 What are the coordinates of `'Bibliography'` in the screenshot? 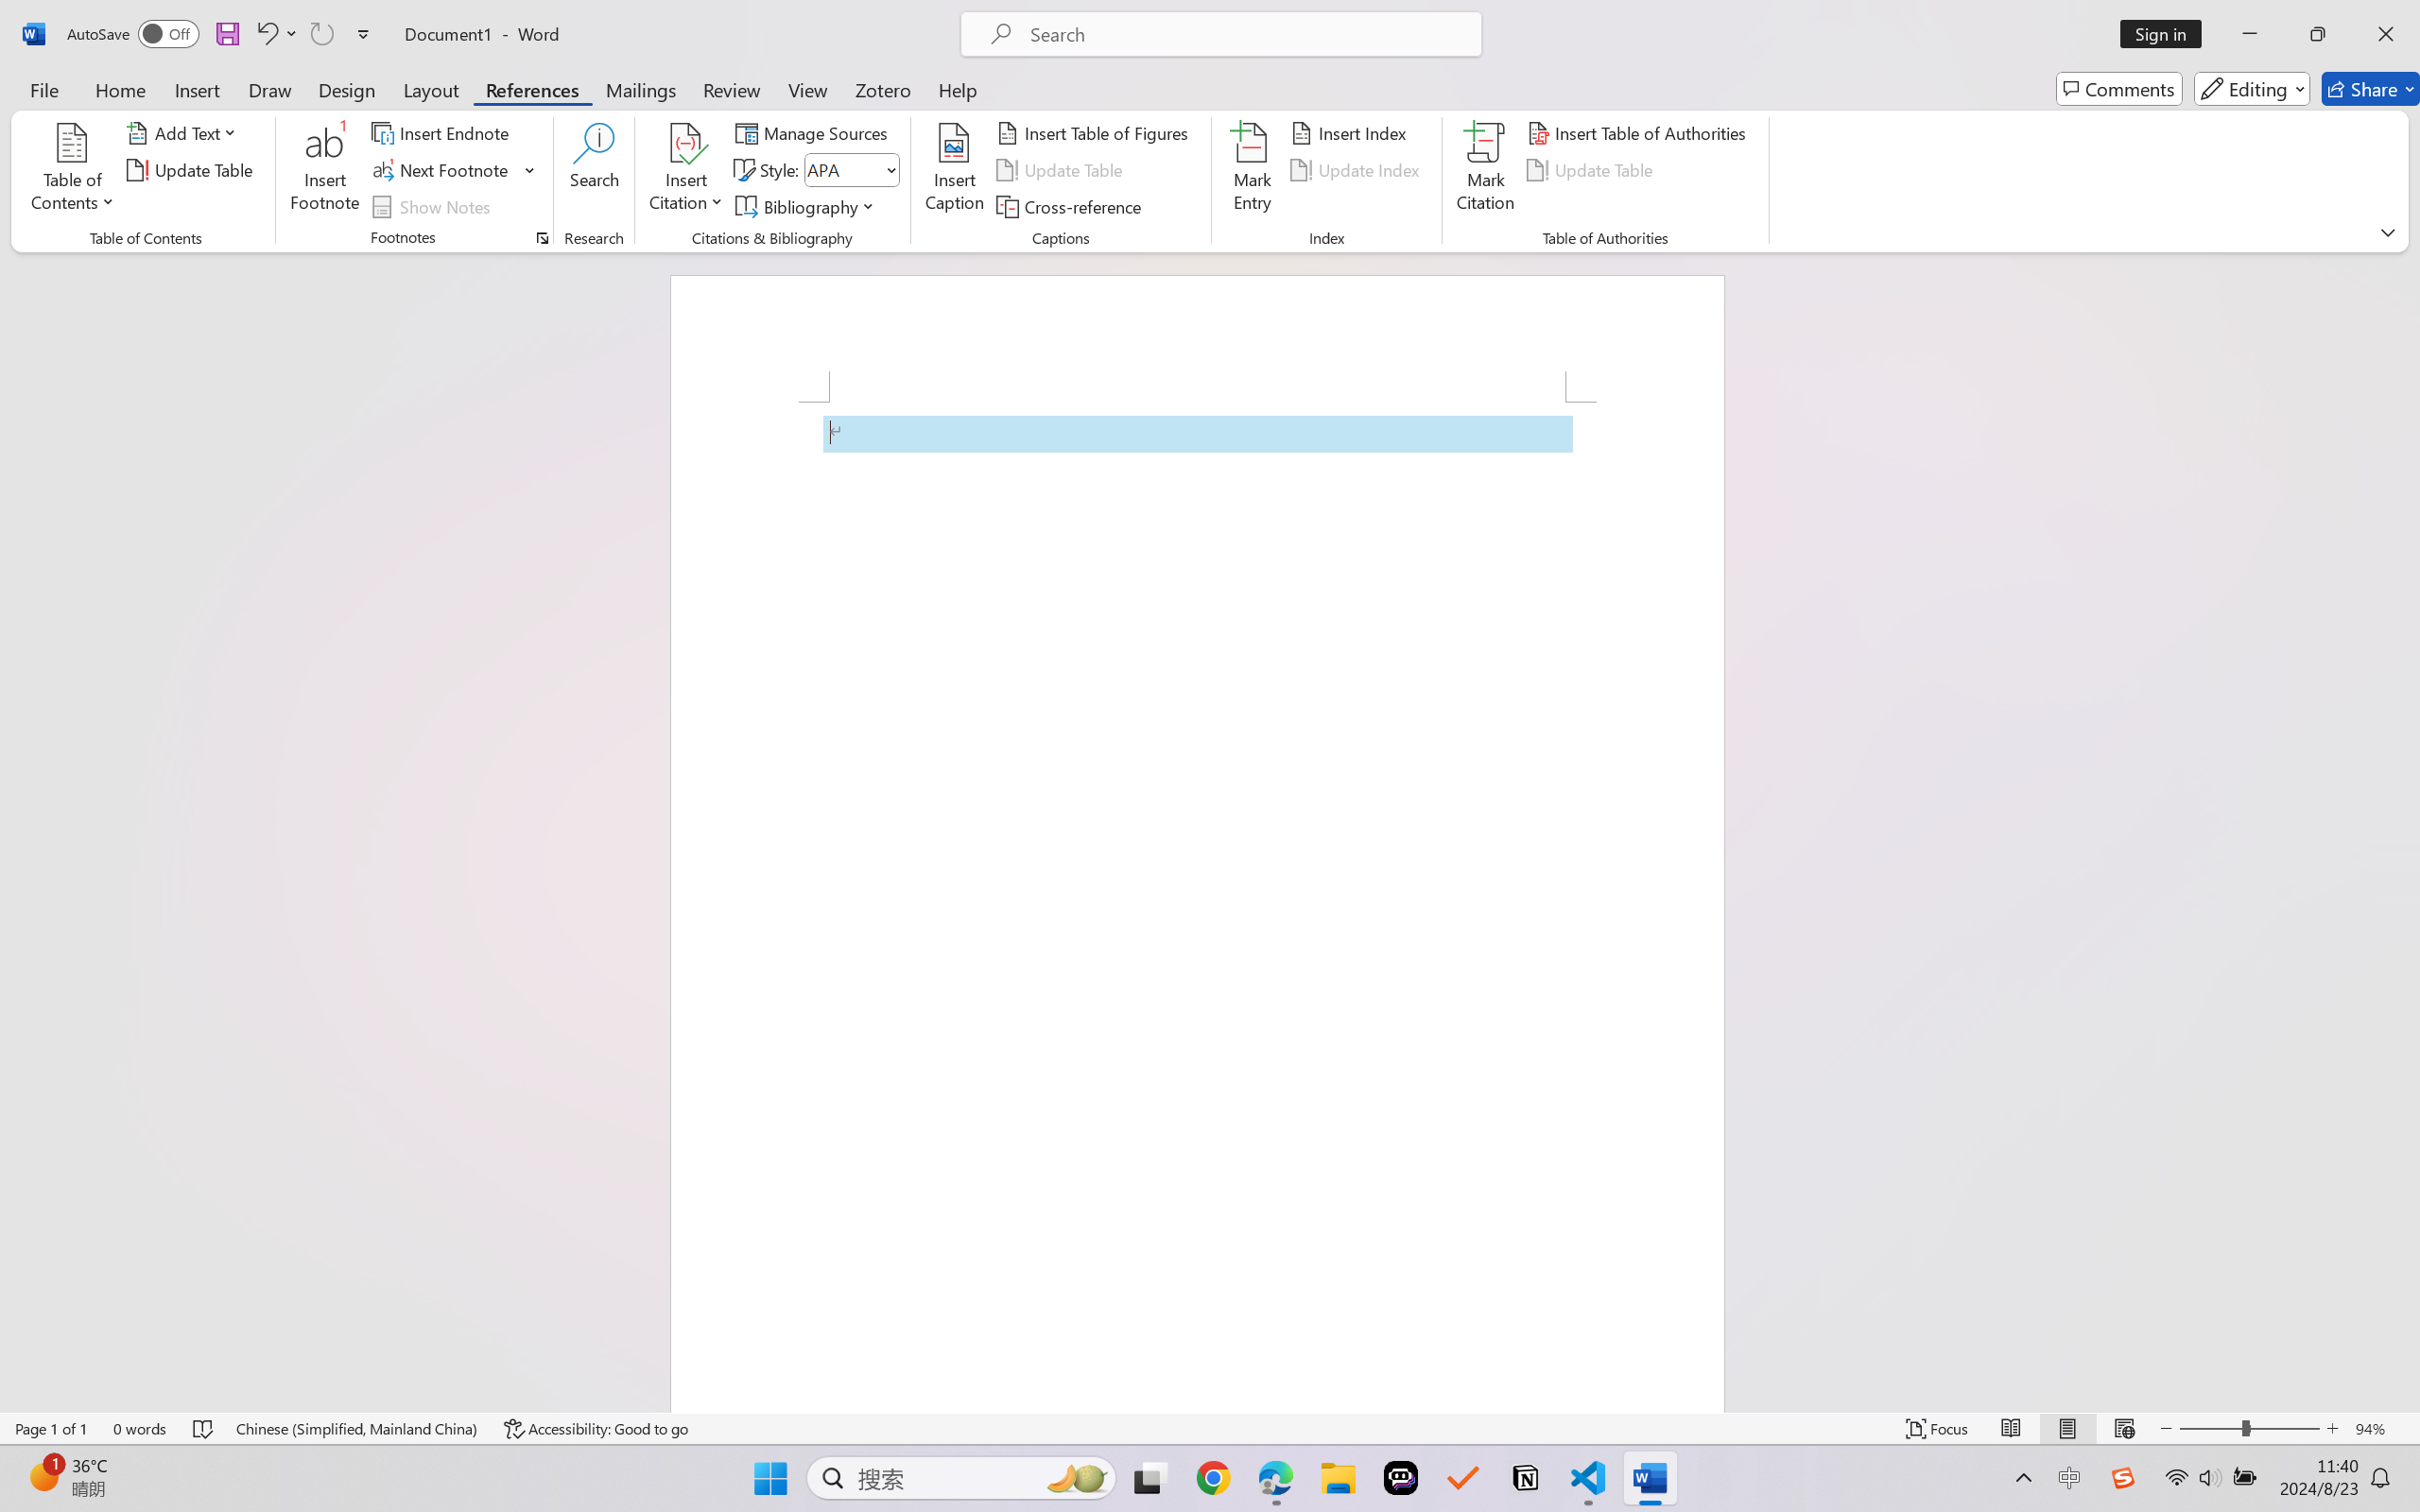 It's located at (807, 207).